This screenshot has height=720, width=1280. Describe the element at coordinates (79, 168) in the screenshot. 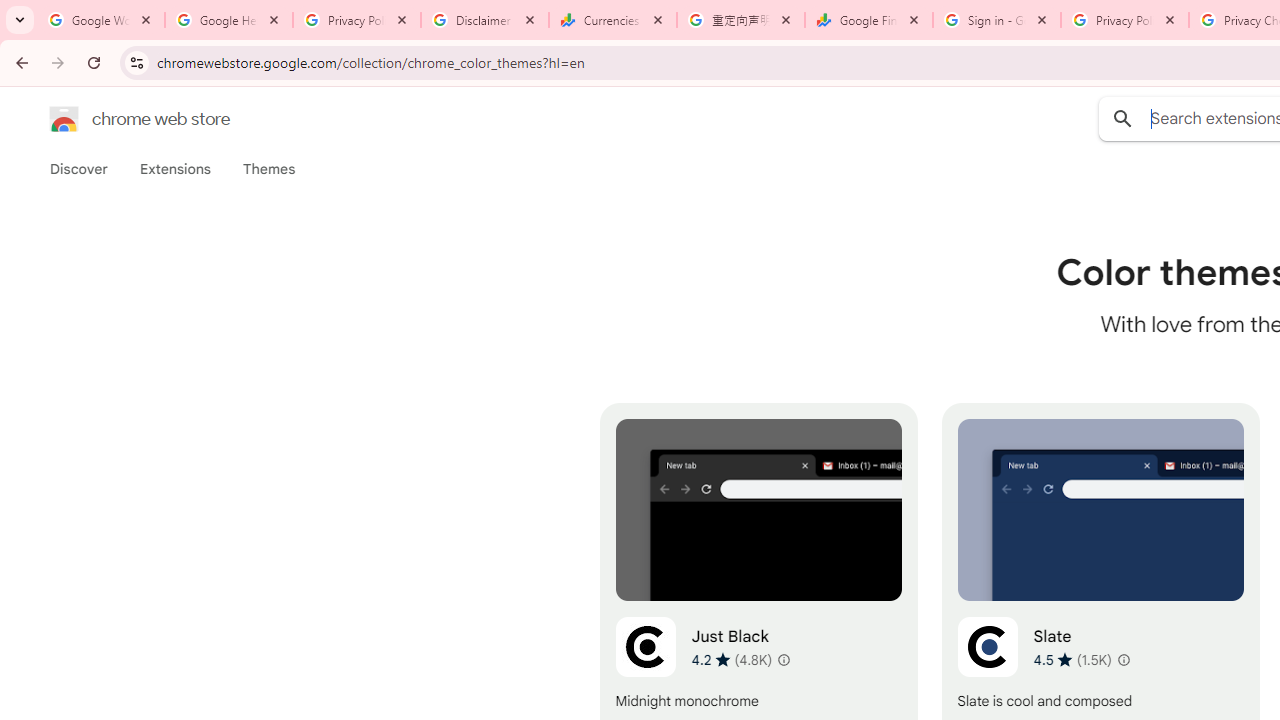

I see `'Discover'` at that location.